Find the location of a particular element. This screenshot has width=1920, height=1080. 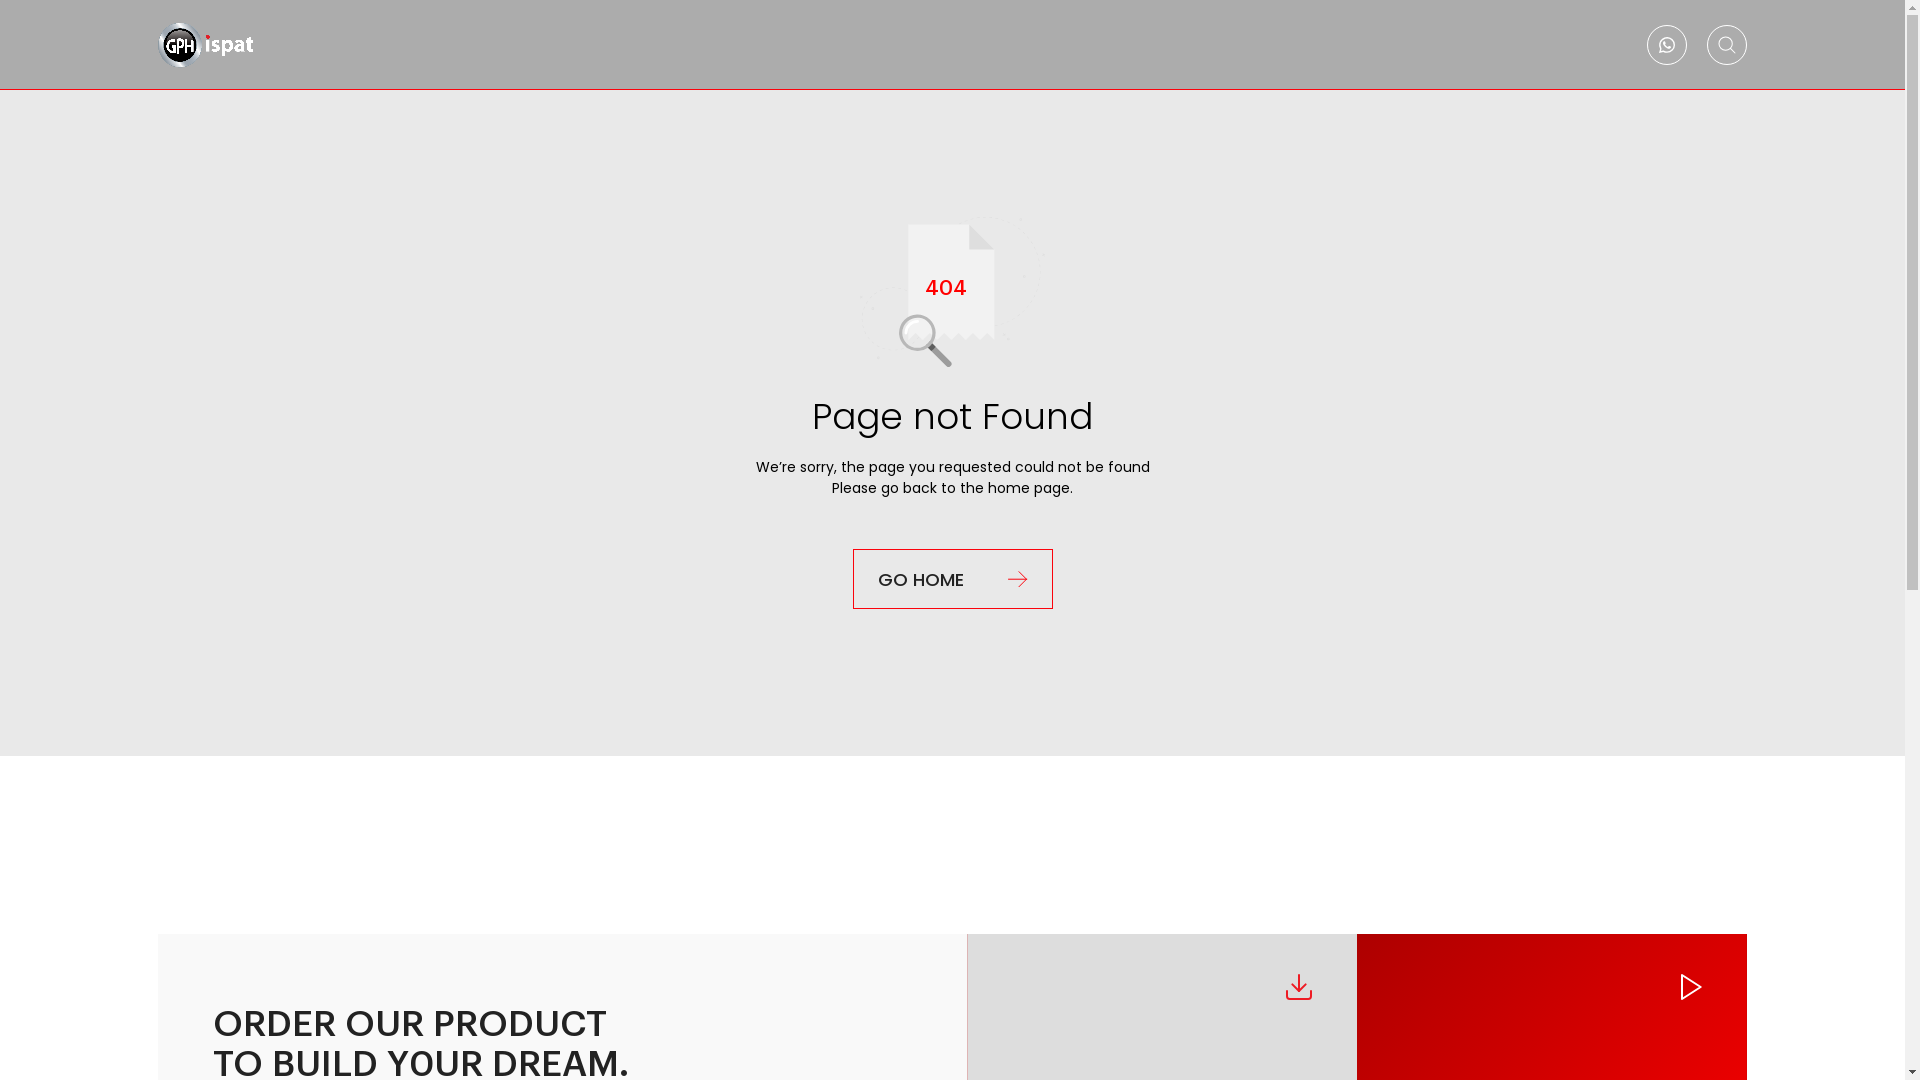

'GO HOME' is located at coordinates (950, 578).